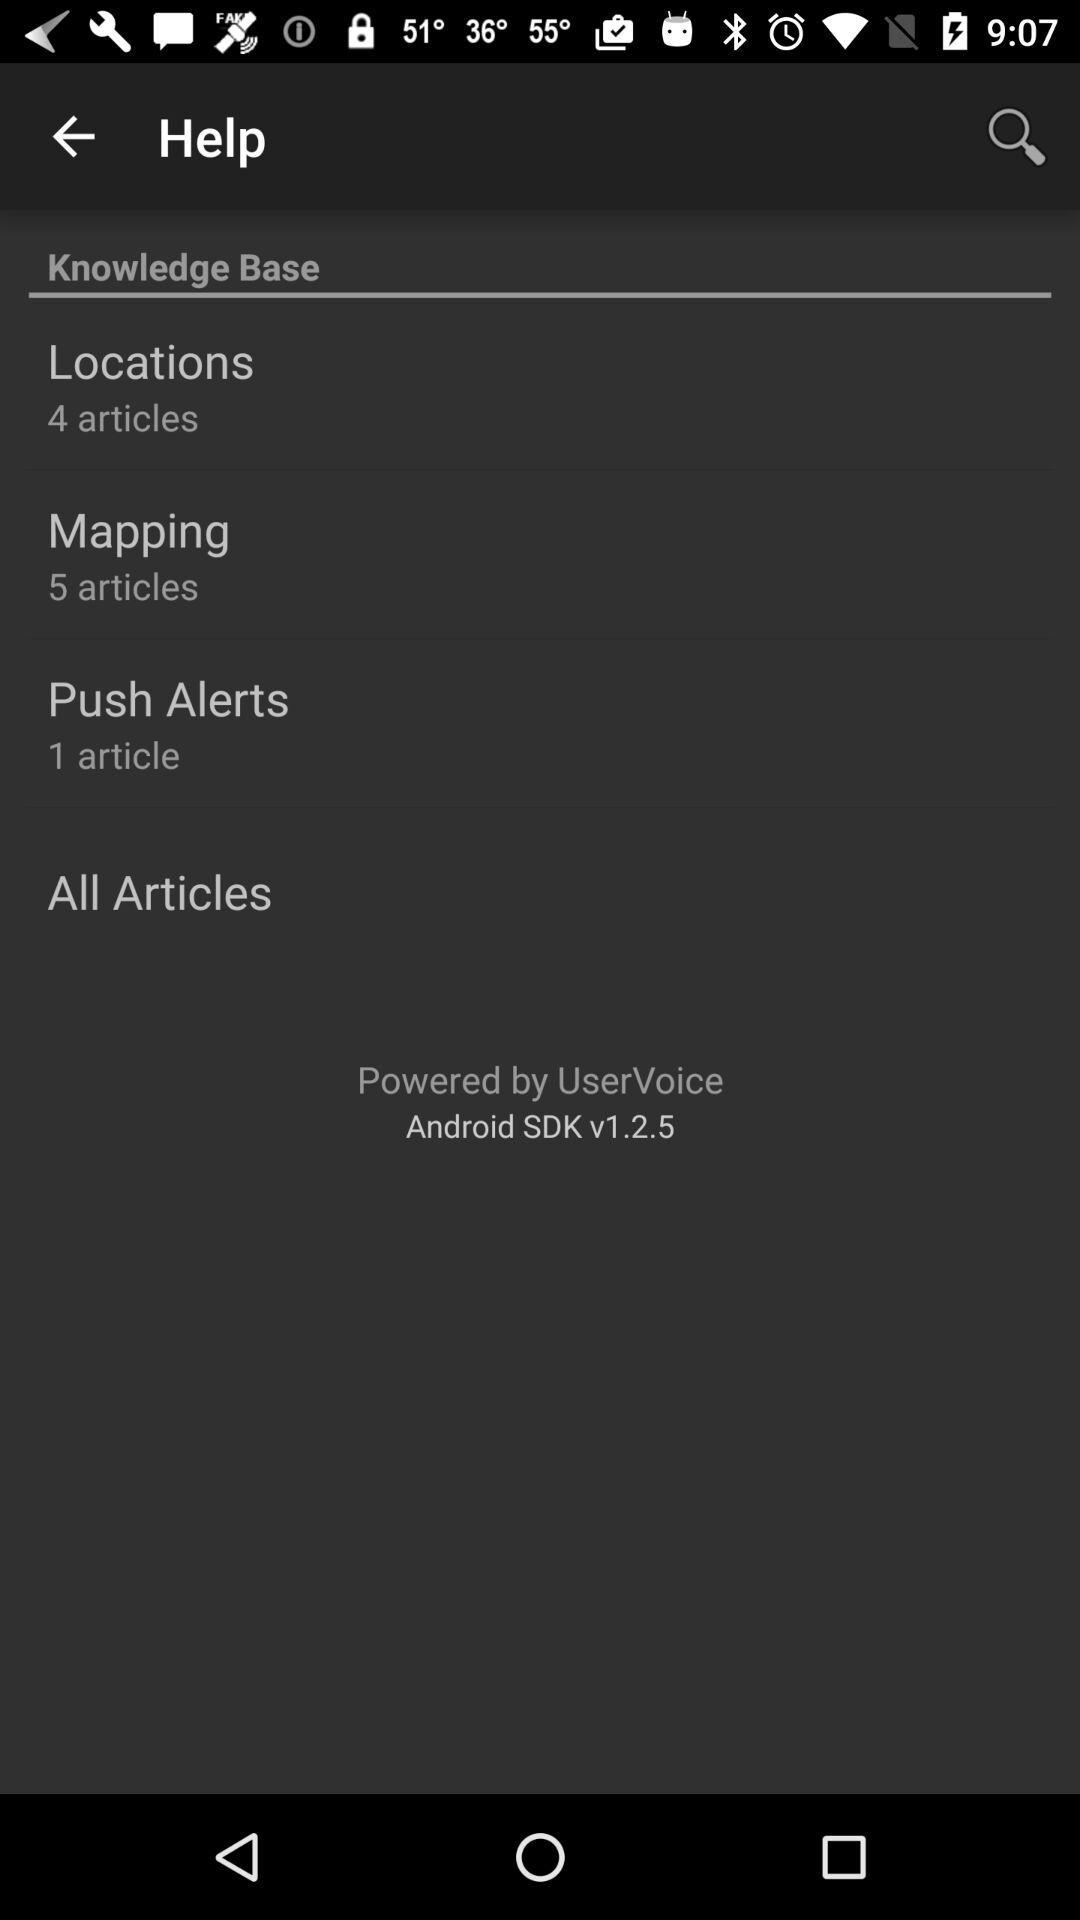 Image resolution: width=1080 pixels, height=1920 pixels. I want to click on locations, so click(149, 360).